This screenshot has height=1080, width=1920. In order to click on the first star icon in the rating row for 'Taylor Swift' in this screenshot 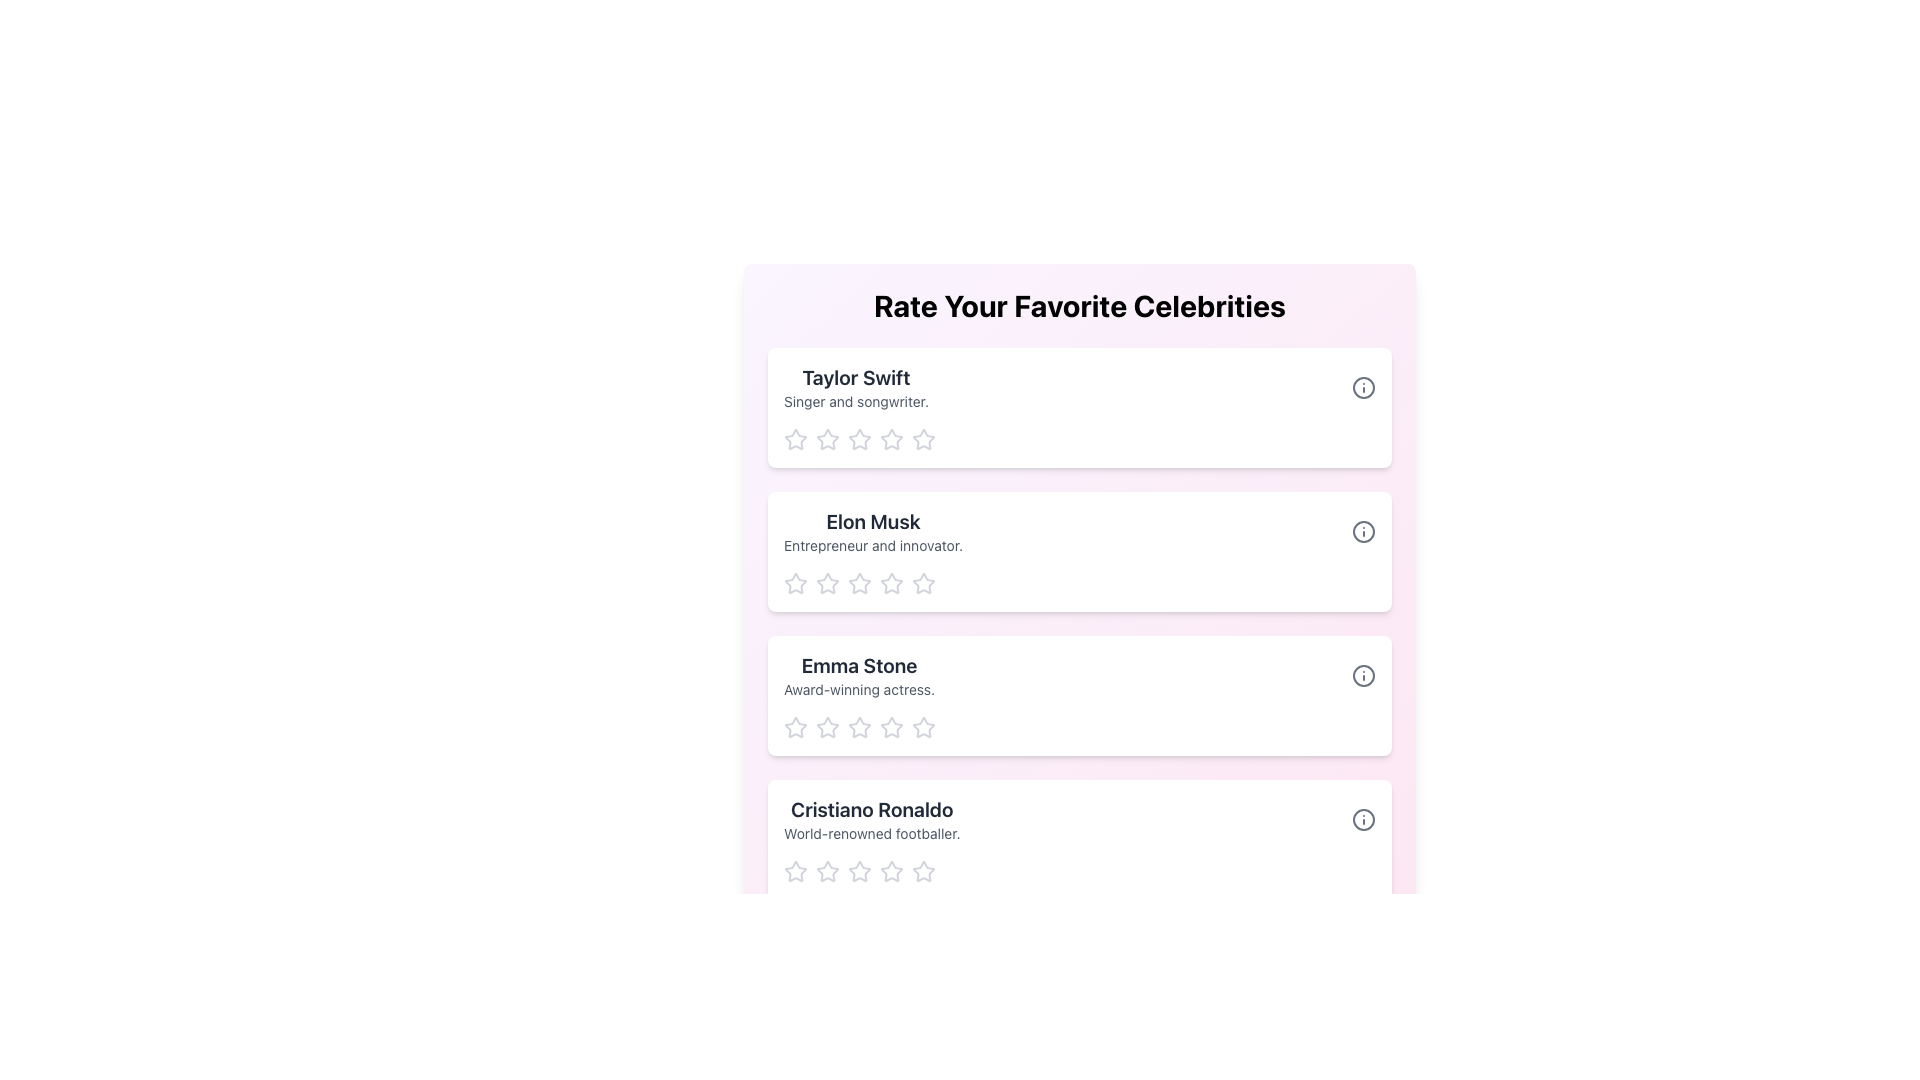, I will do `click(795, 438)`.